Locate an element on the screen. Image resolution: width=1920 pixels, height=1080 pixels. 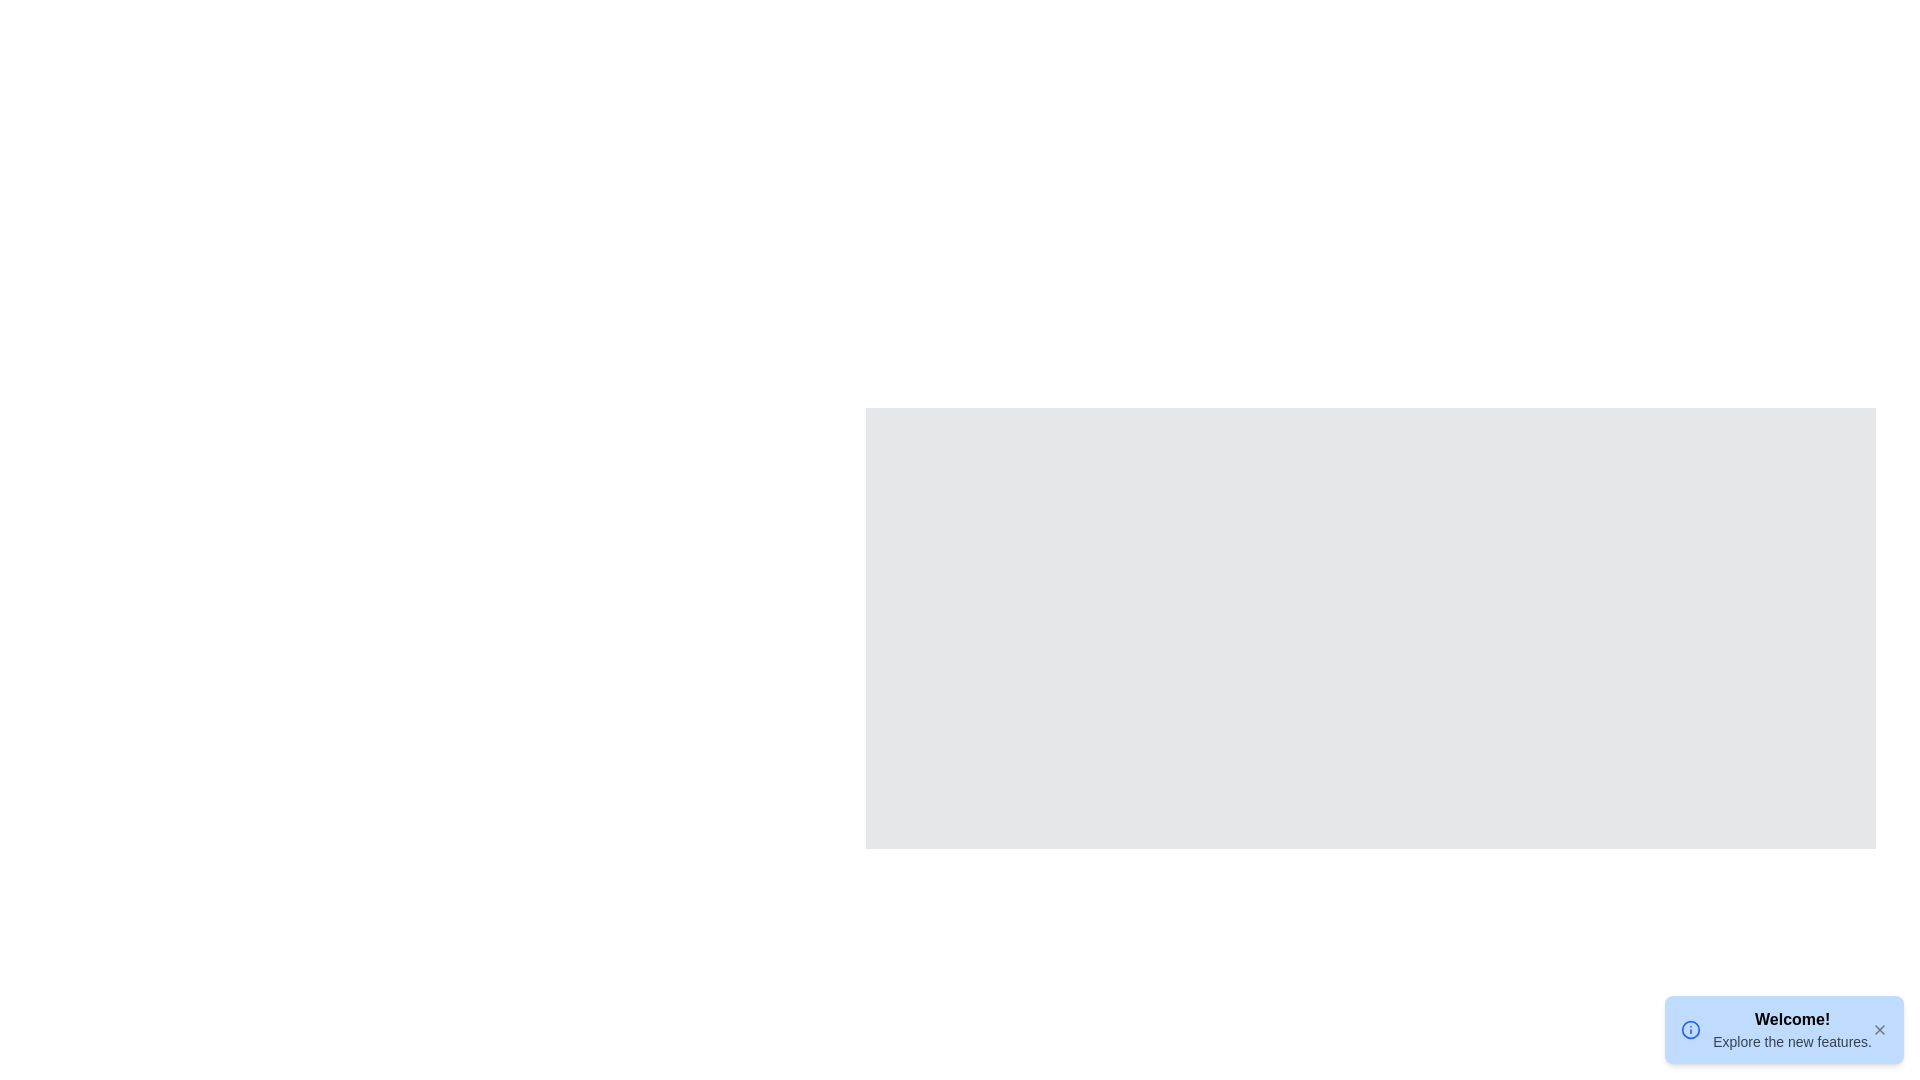
the circular part of the SVG information icon located at the bottom-right corner of the interface is located at coordinates (1690, 1029).